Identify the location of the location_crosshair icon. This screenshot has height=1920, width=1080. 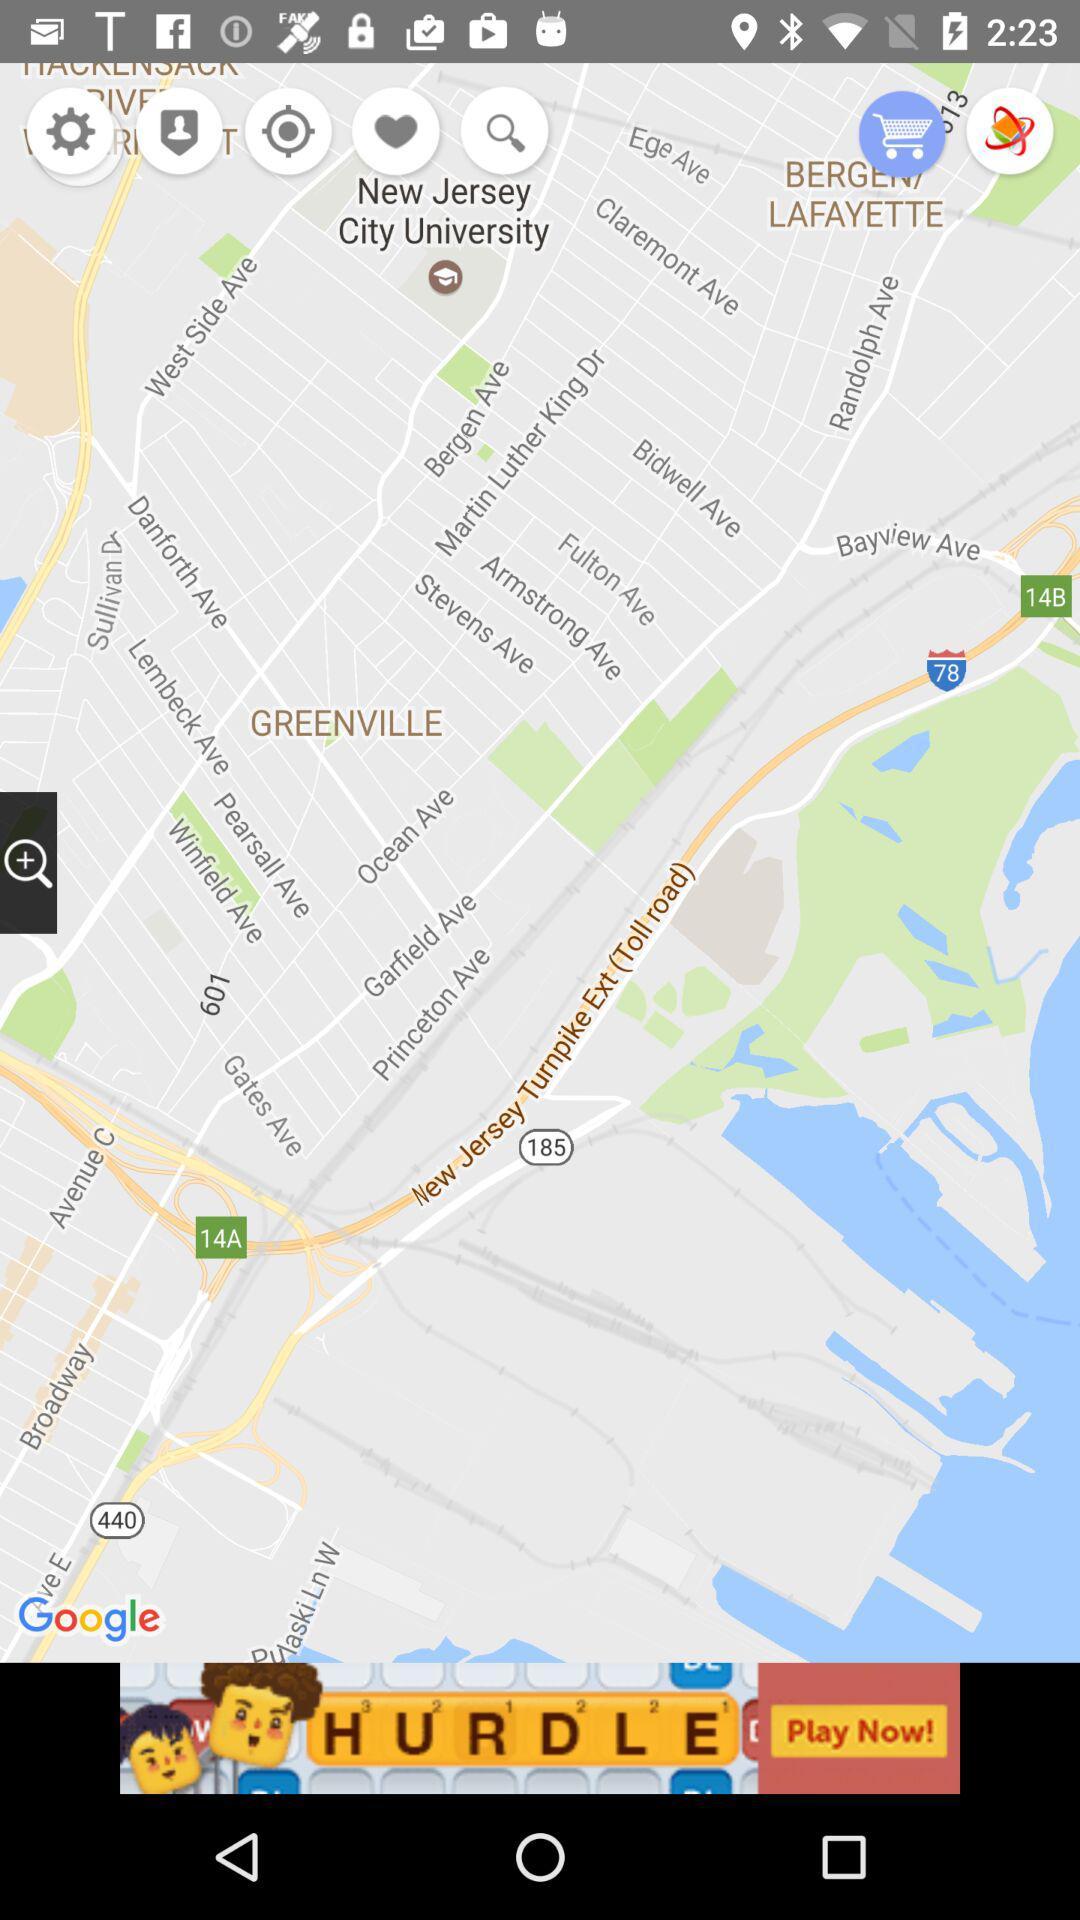
(283, 132).